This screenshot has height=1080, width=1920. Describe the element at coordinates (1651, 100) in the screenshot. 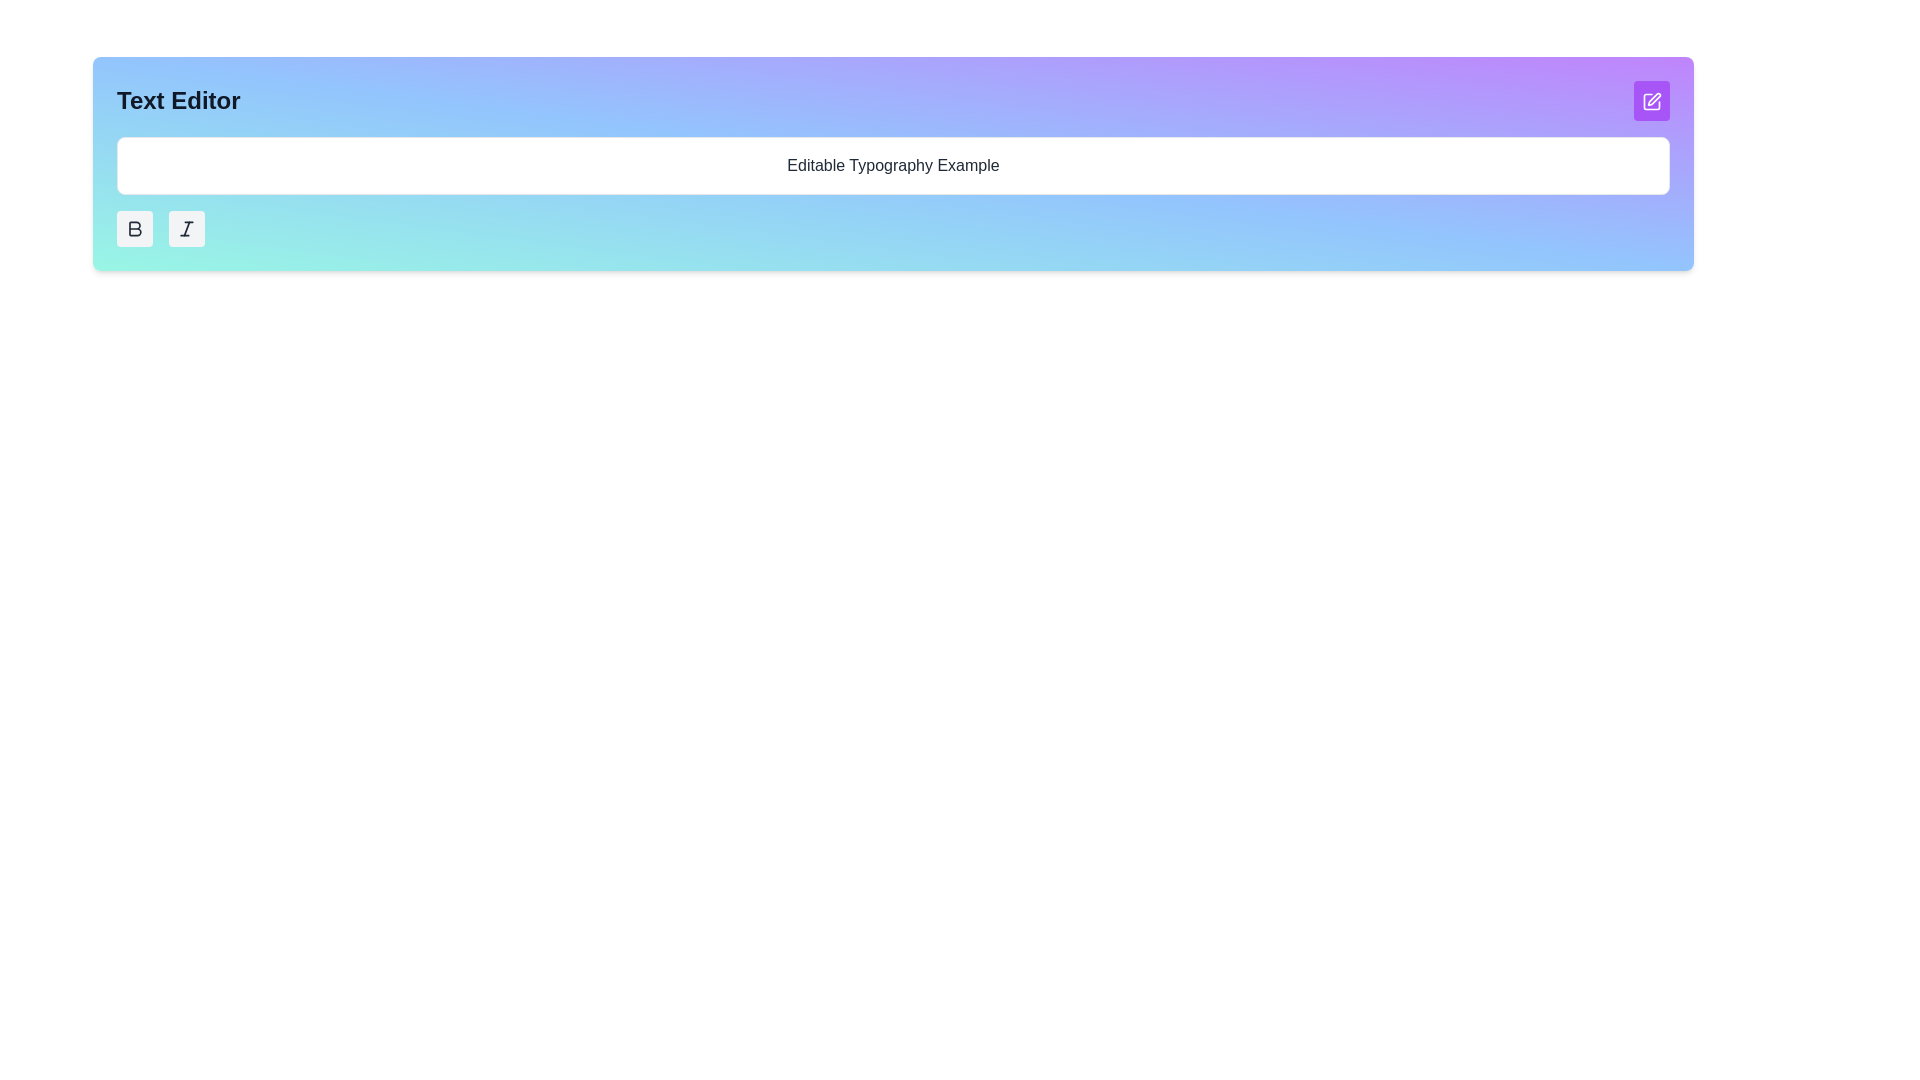

I see `the icon button featuring a pen inside a square with a purple background to initiate editing mode` at that location.